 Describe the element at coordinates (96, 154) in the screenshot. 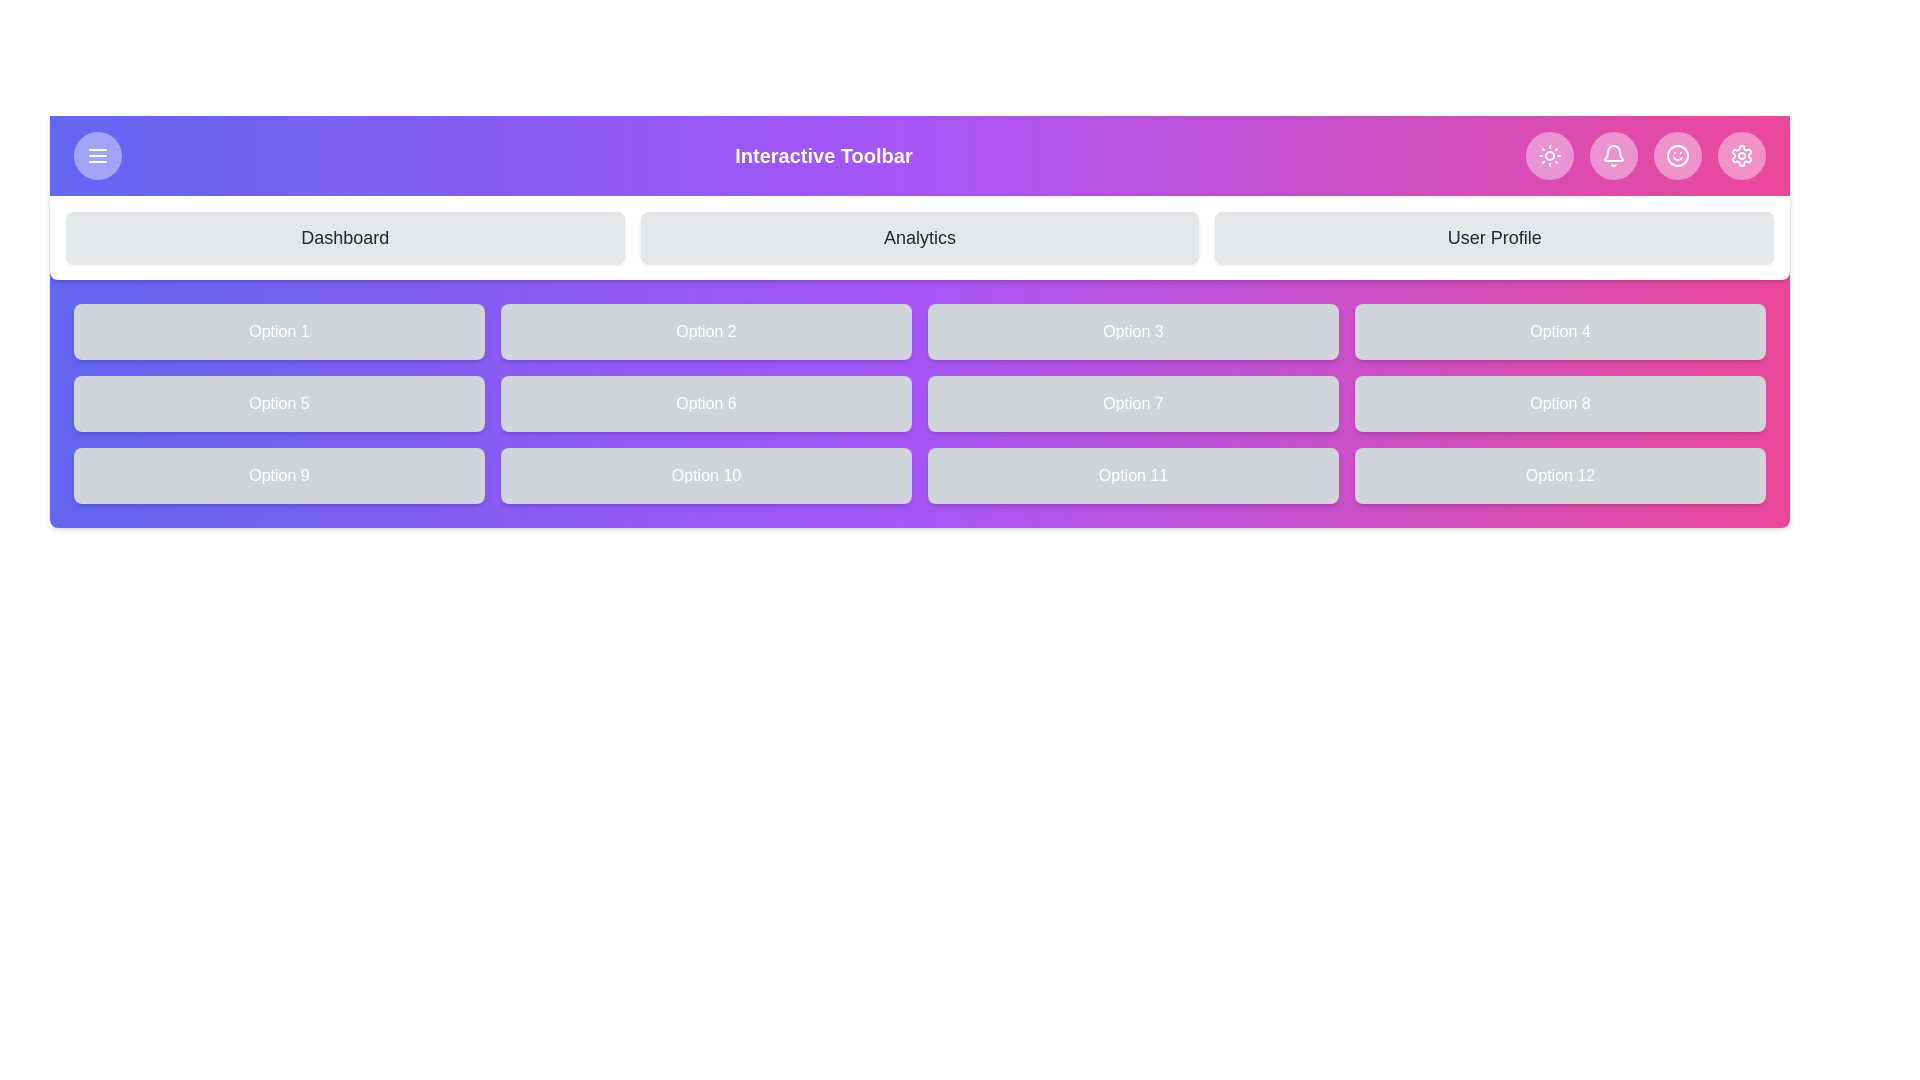

I see `the menu button to toggle the visibility of the menu` at that location.